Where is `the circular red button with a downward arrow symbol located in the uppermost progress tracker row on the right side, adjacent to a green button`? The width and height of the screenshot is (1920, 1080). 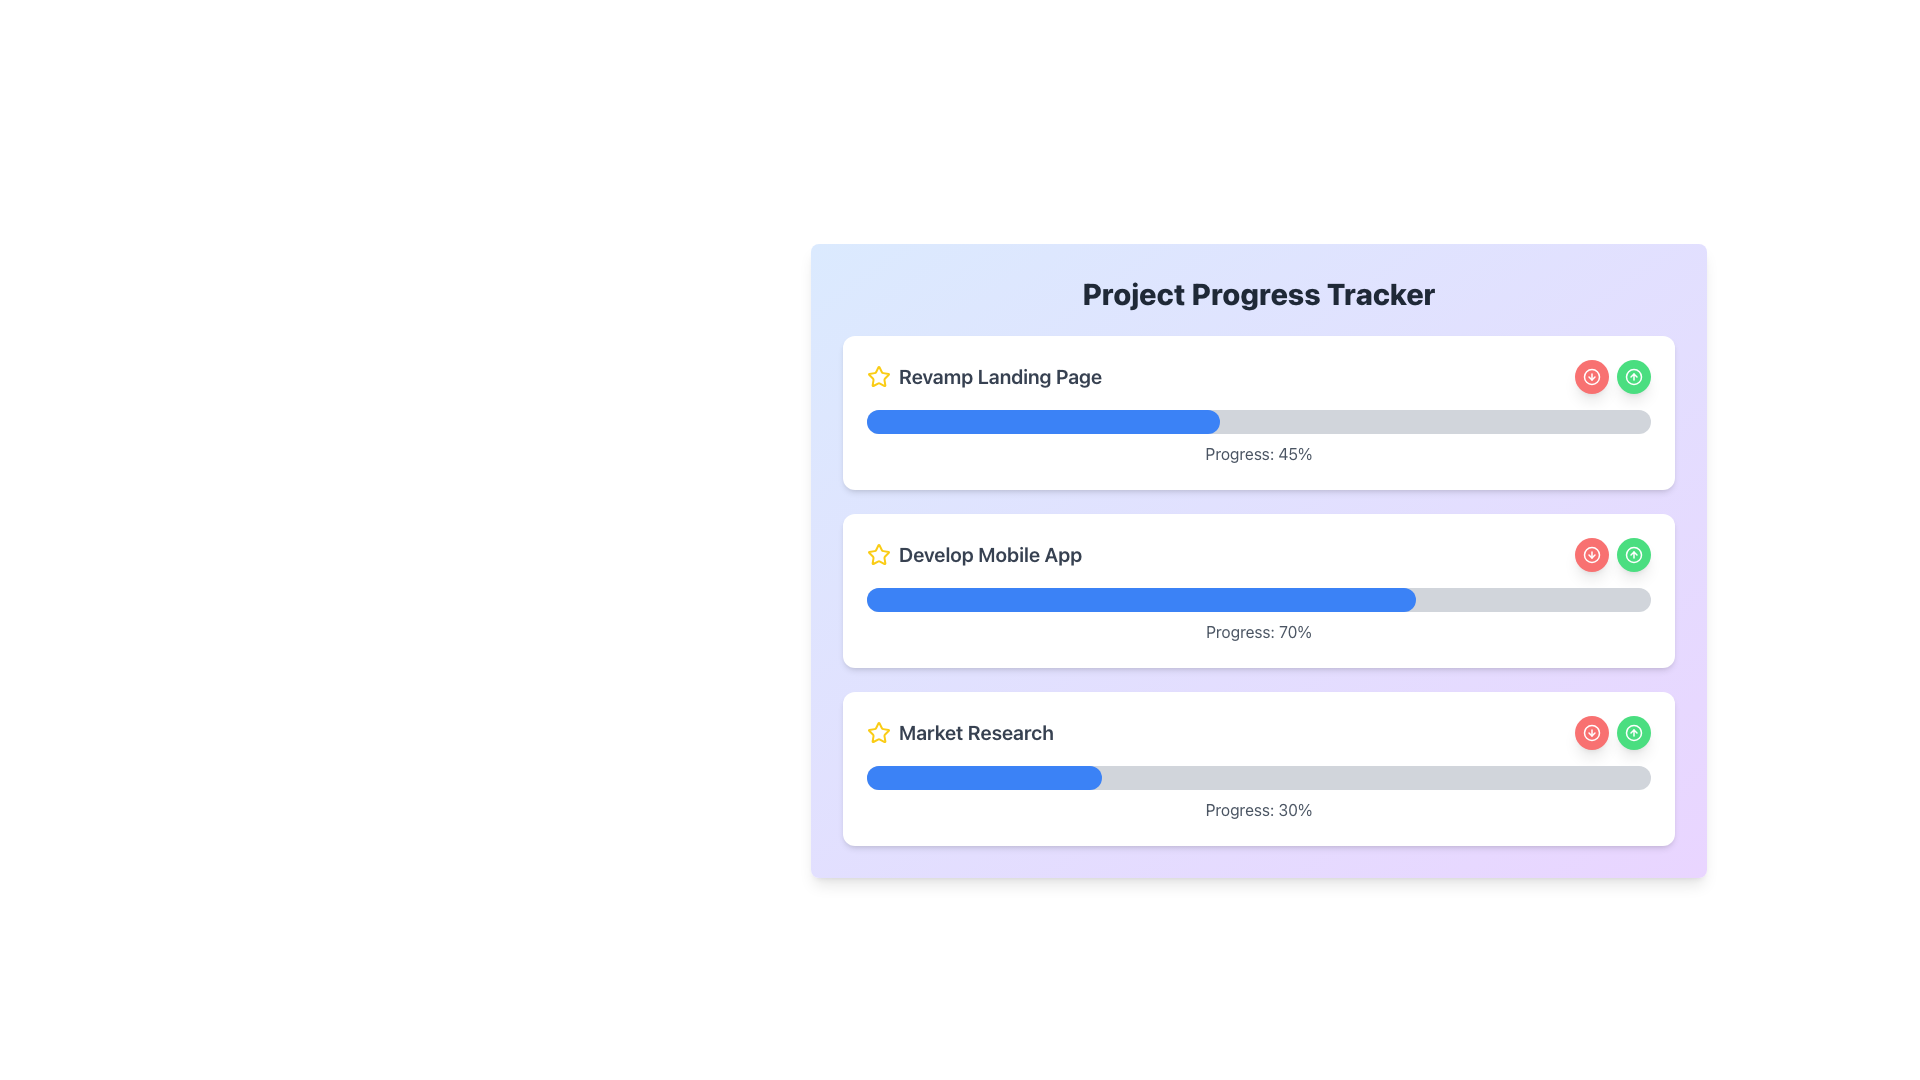
the circular red button with a downward arrow symbol located in the uppermost progress tracker row on the right side, adjacent to a green button is located at coordinates (1591, 377).